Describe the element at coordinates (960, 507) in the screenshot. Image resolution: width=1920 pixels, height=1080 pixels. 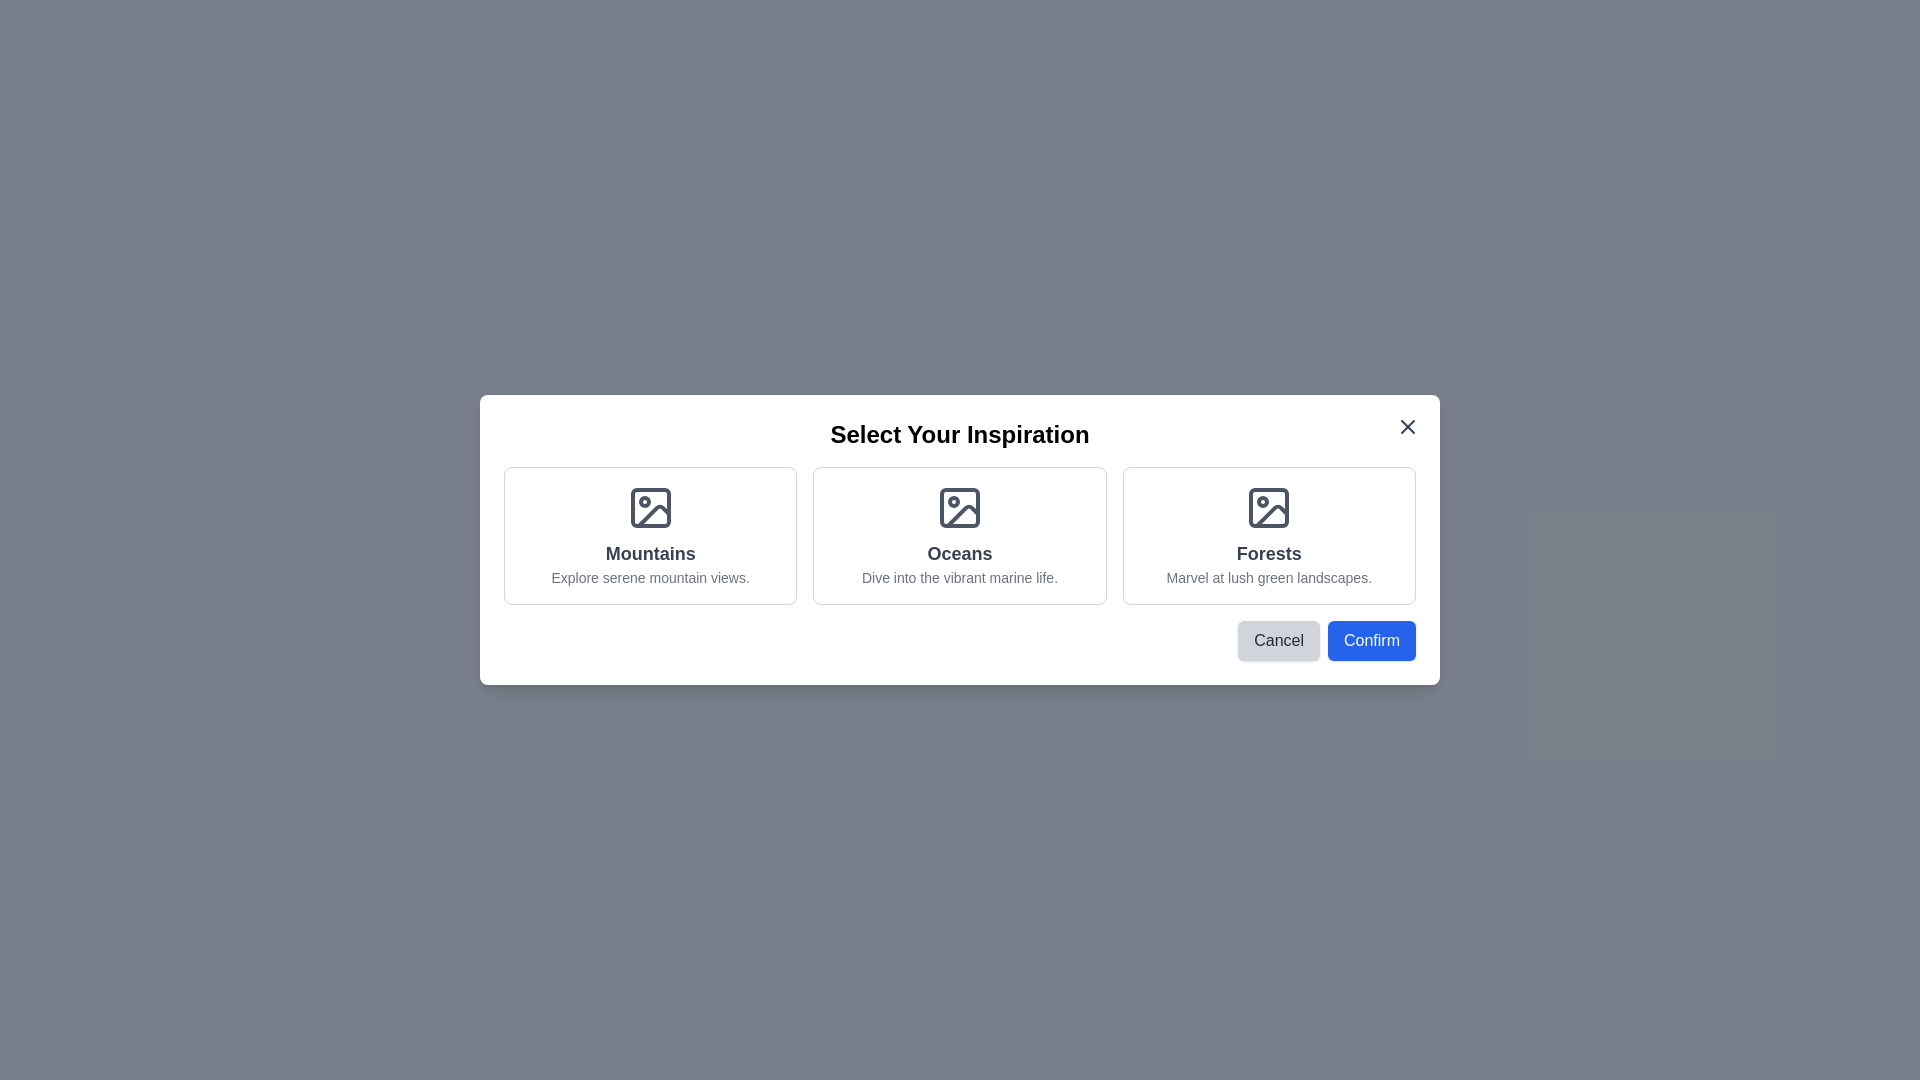
I see `the decorative shape within the 'Oceans' selection button, which is visually distinct from the text beneath it and part of a triad of options for inspiration categories` at that location.